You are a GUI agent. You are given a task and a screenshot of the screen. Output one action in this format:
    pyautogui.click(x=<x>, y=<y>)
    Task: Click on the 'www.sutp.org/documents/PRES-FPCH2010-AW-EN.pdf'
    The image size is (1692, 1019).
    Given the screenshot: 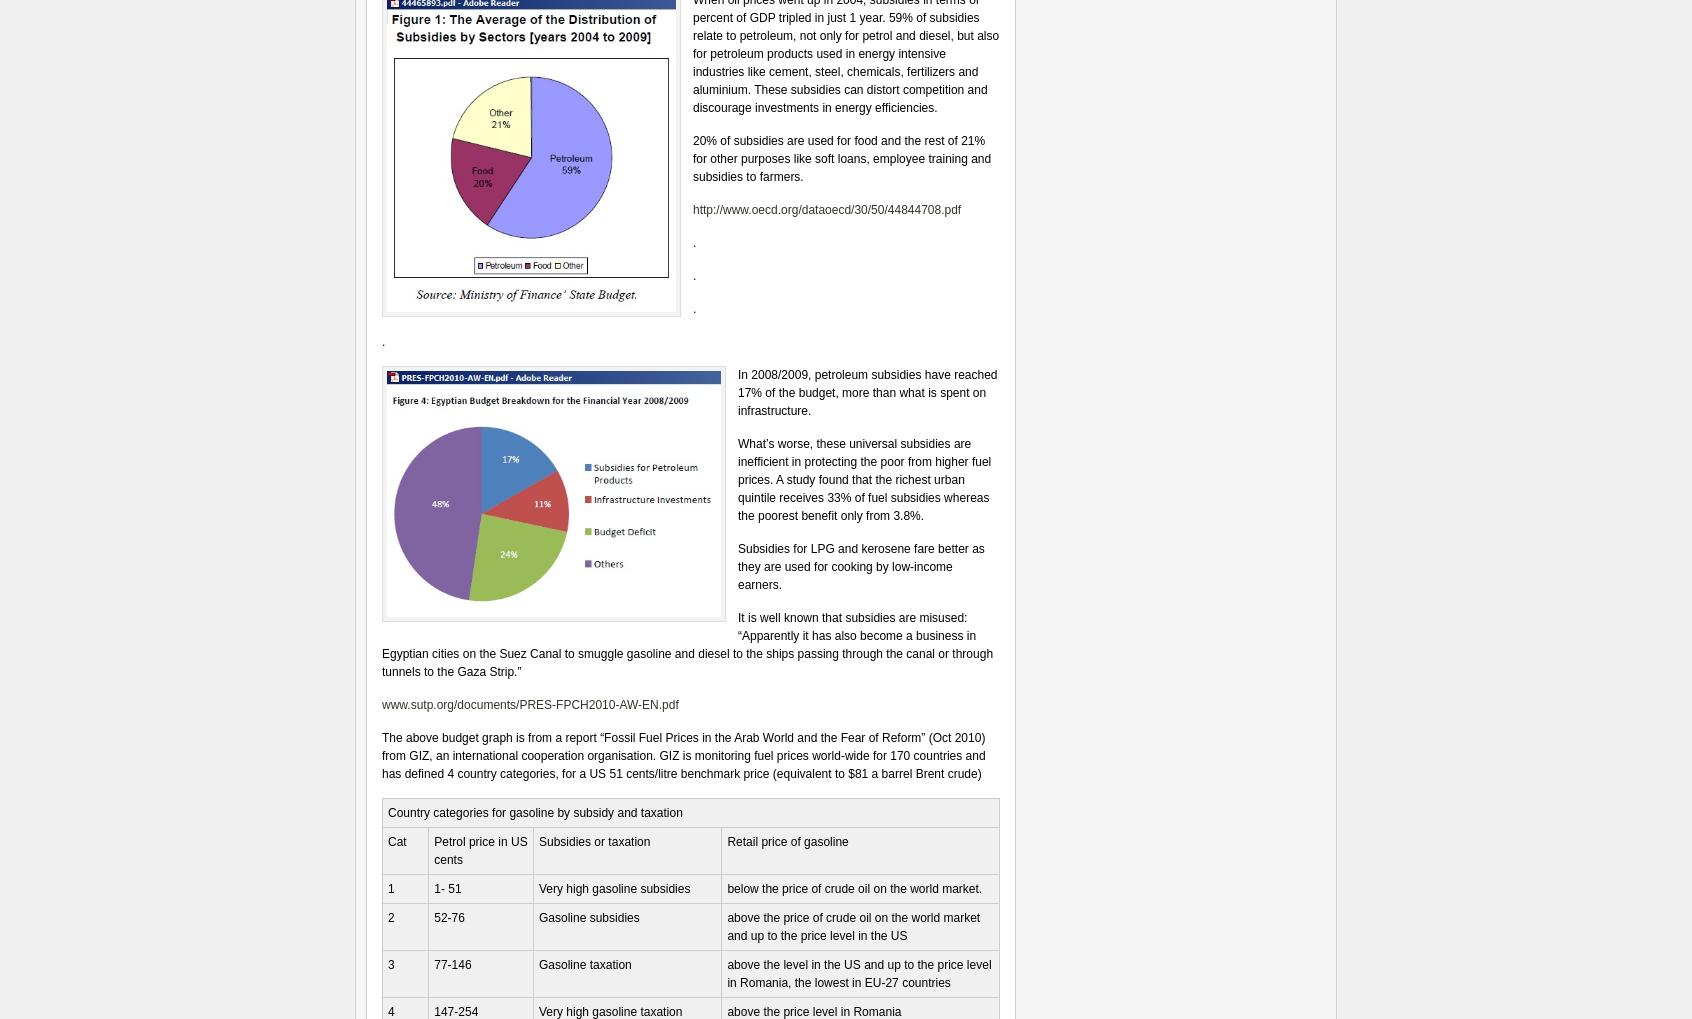 What is the action you would take?
    pyautogui.click(x=529, y=705)
    